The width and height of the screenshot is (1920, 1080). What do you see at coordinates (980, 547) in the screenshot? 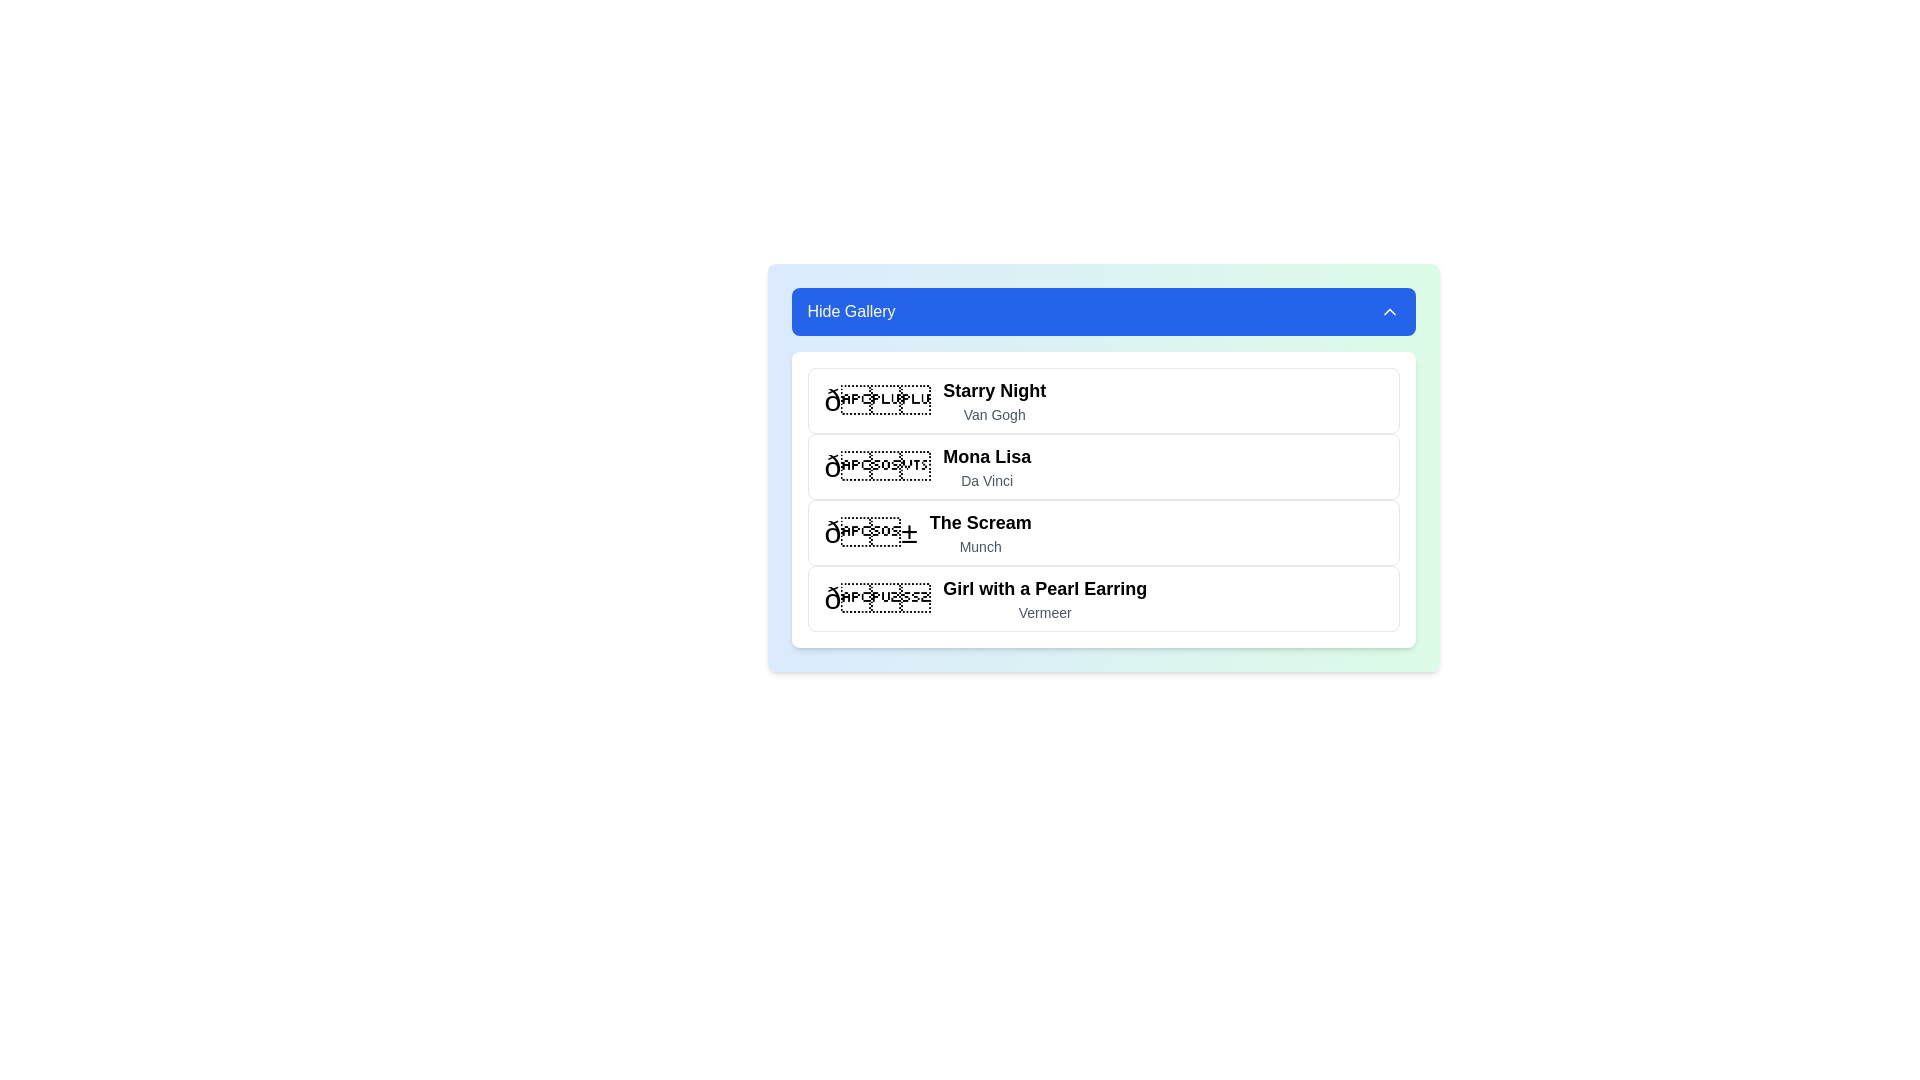
I see `the text label displaying 'Munch', which is located directly below the title 'The Scream'` at bounding box center [980, 547].